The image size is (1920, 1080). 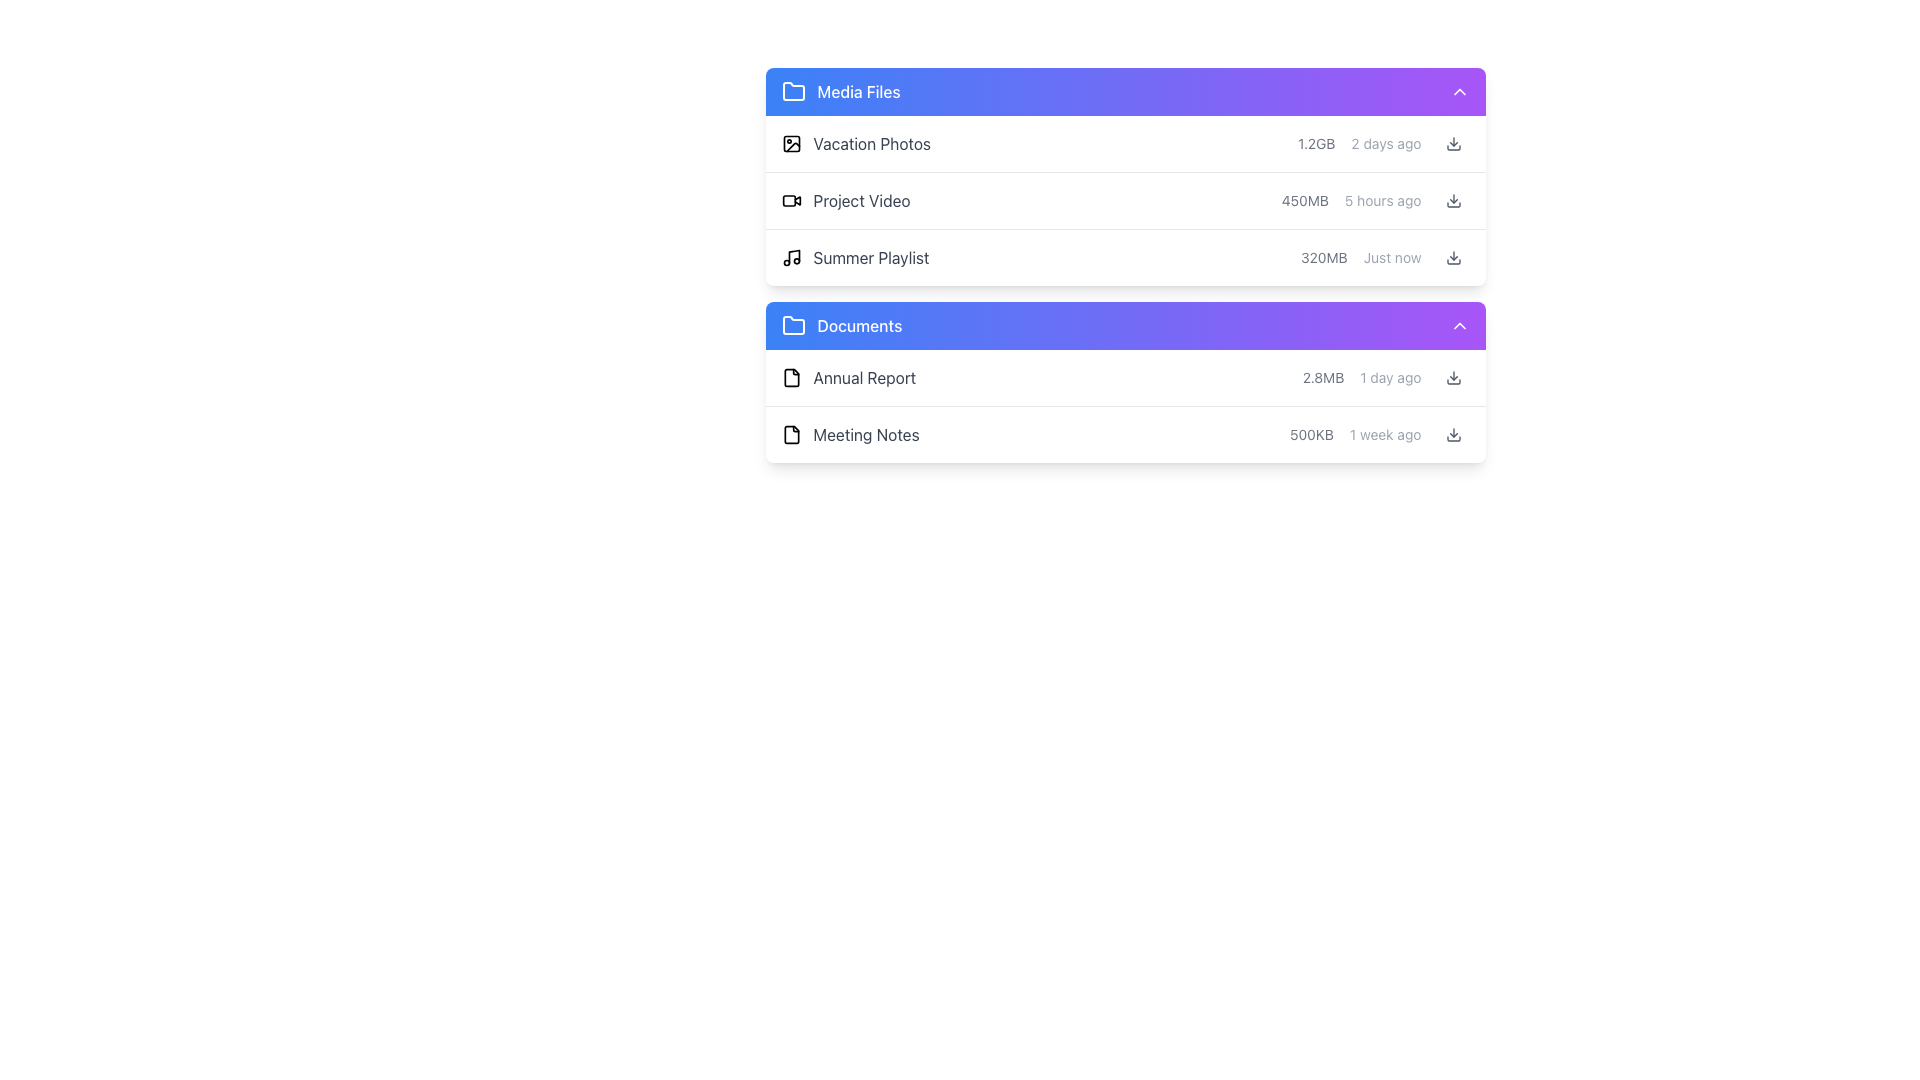 What do you see at coordinates (1378, 434) in the screenshot?
I see `the metadata display for the document labeled 'Meeting Notes'` at bounding box center [1378, 434].